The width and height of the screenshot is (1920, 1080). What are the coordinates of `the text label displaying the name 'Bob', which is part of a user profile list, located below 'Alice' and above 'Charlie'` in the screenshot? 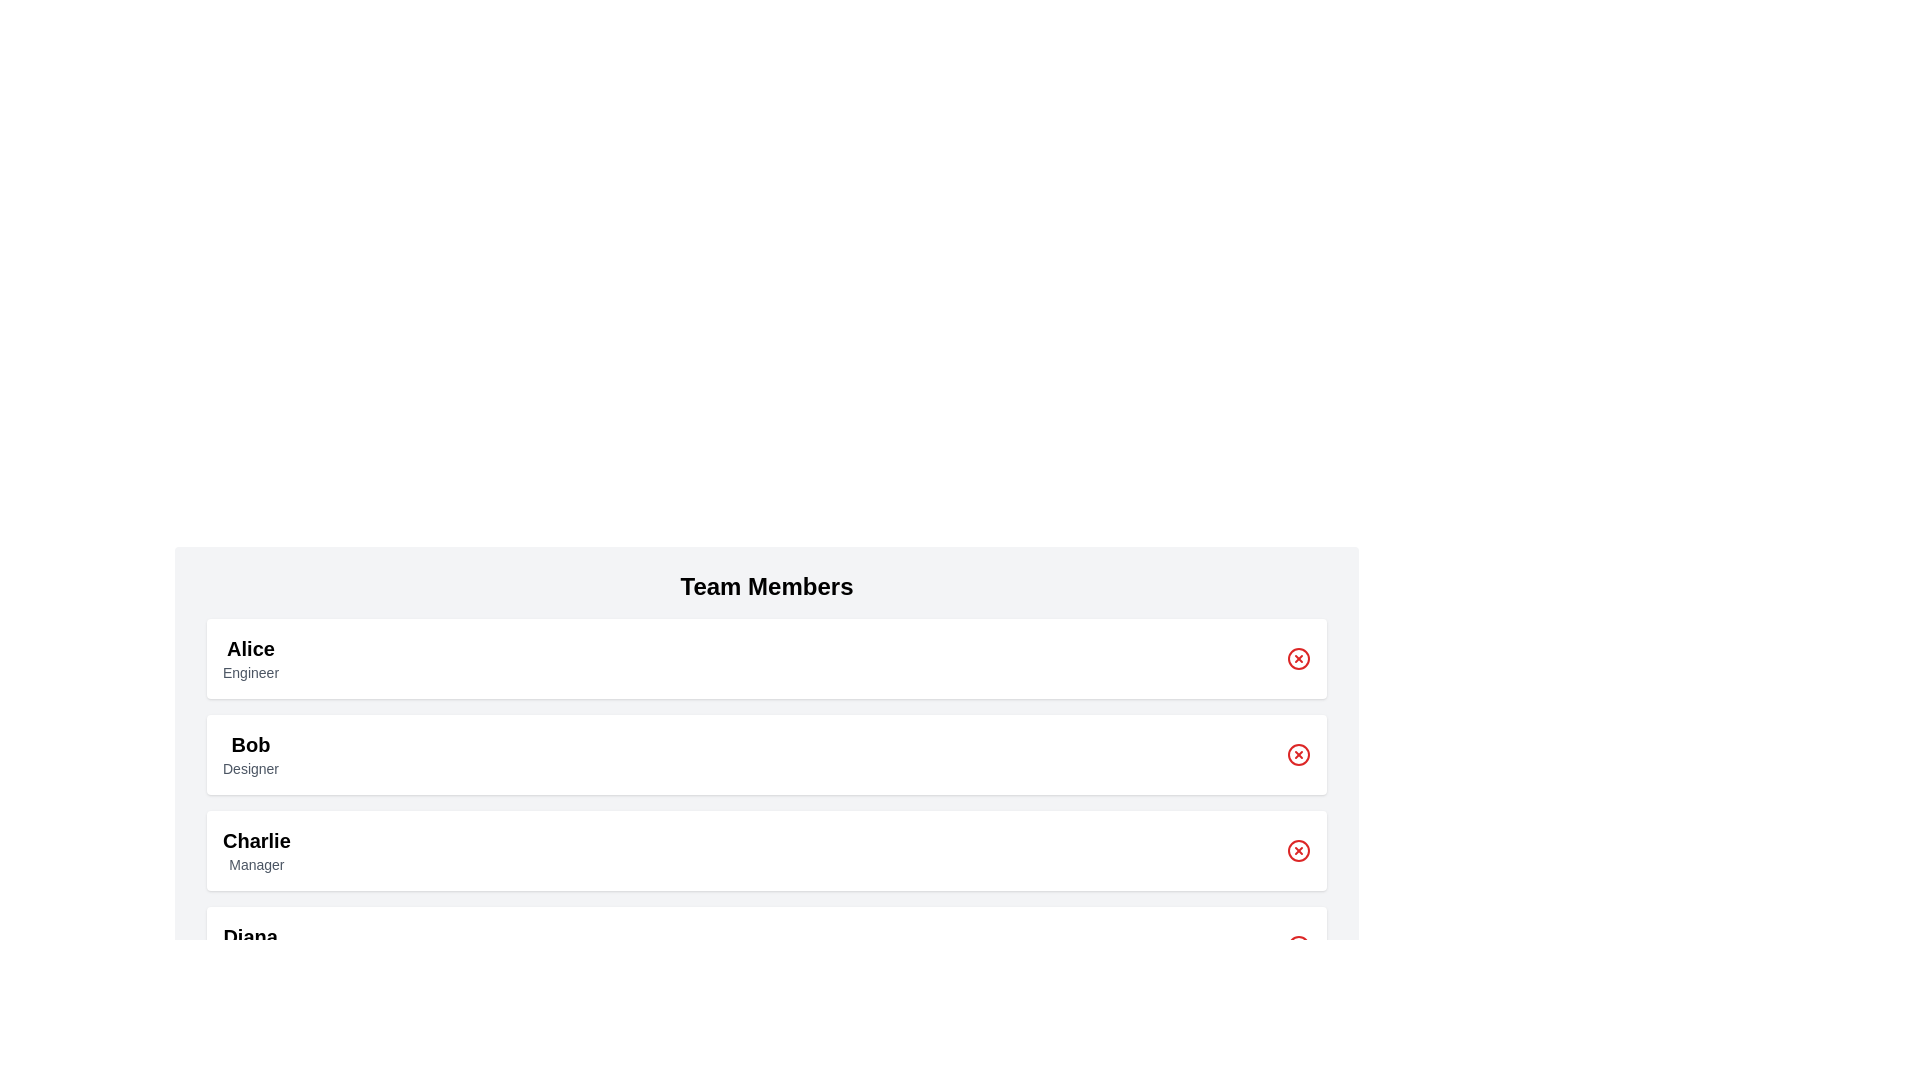 It's located at (249, 744).